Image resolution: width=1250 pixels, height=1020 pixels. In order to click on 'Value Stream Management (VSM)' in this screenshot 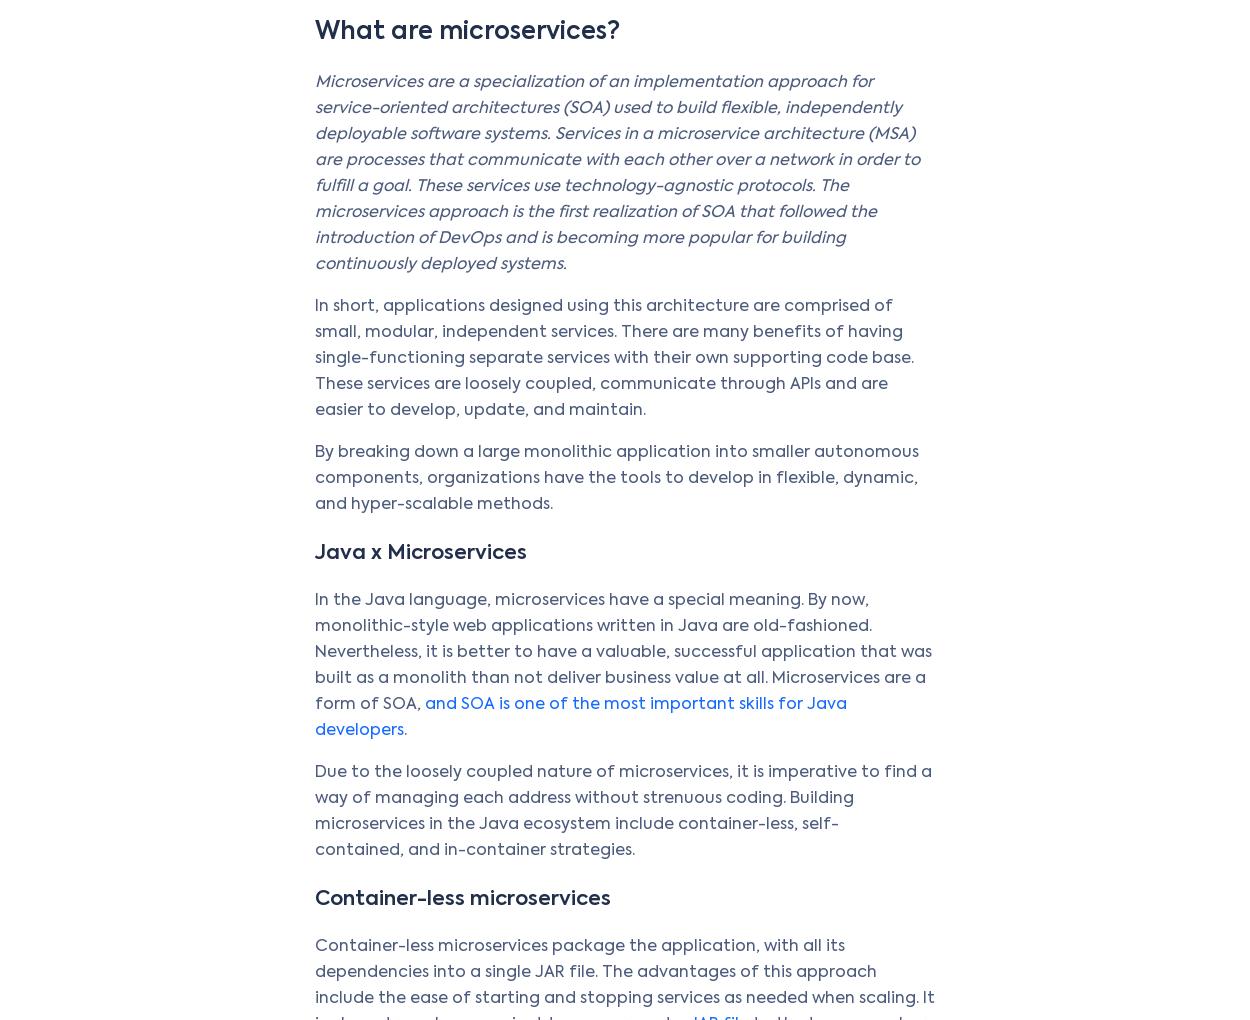, I will do `click(399, 547)`.